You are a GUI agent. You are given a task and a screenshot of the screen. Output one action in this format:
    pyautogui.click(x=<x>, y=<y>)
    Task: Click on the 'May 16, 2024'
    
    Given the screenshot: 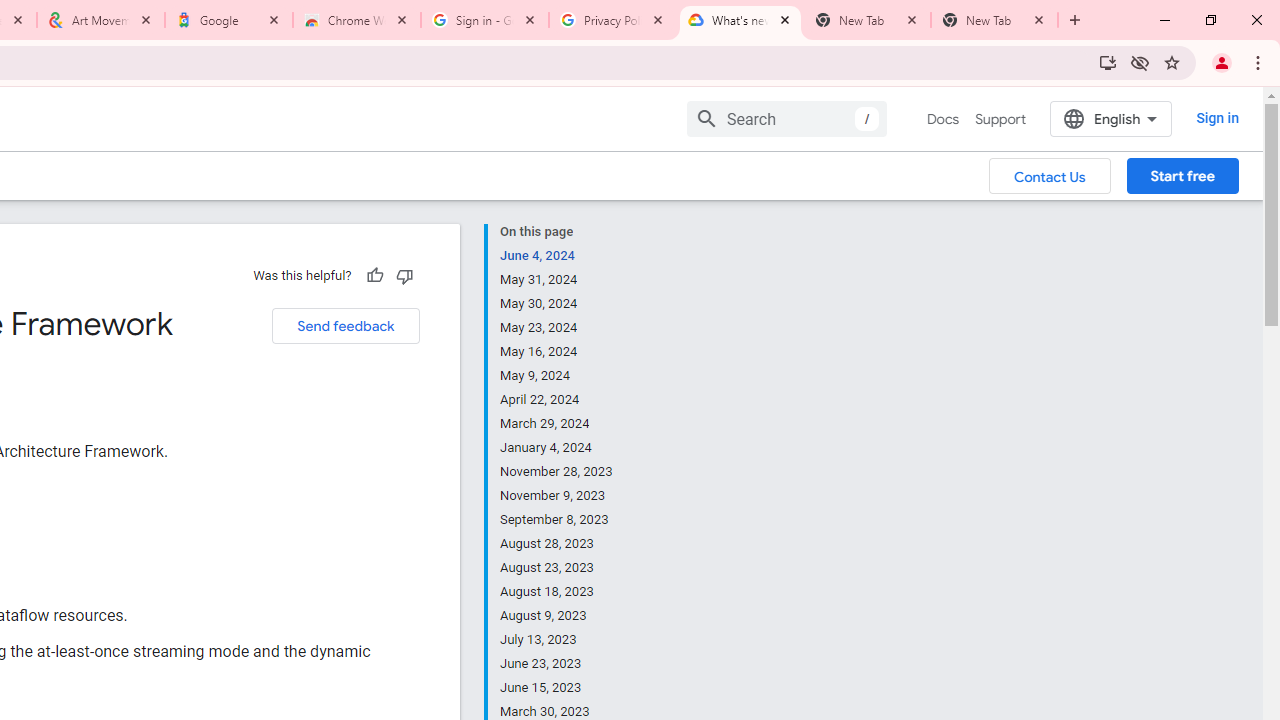 What is the action you would take?
    pyautogui.click(x=557, y=351)
    